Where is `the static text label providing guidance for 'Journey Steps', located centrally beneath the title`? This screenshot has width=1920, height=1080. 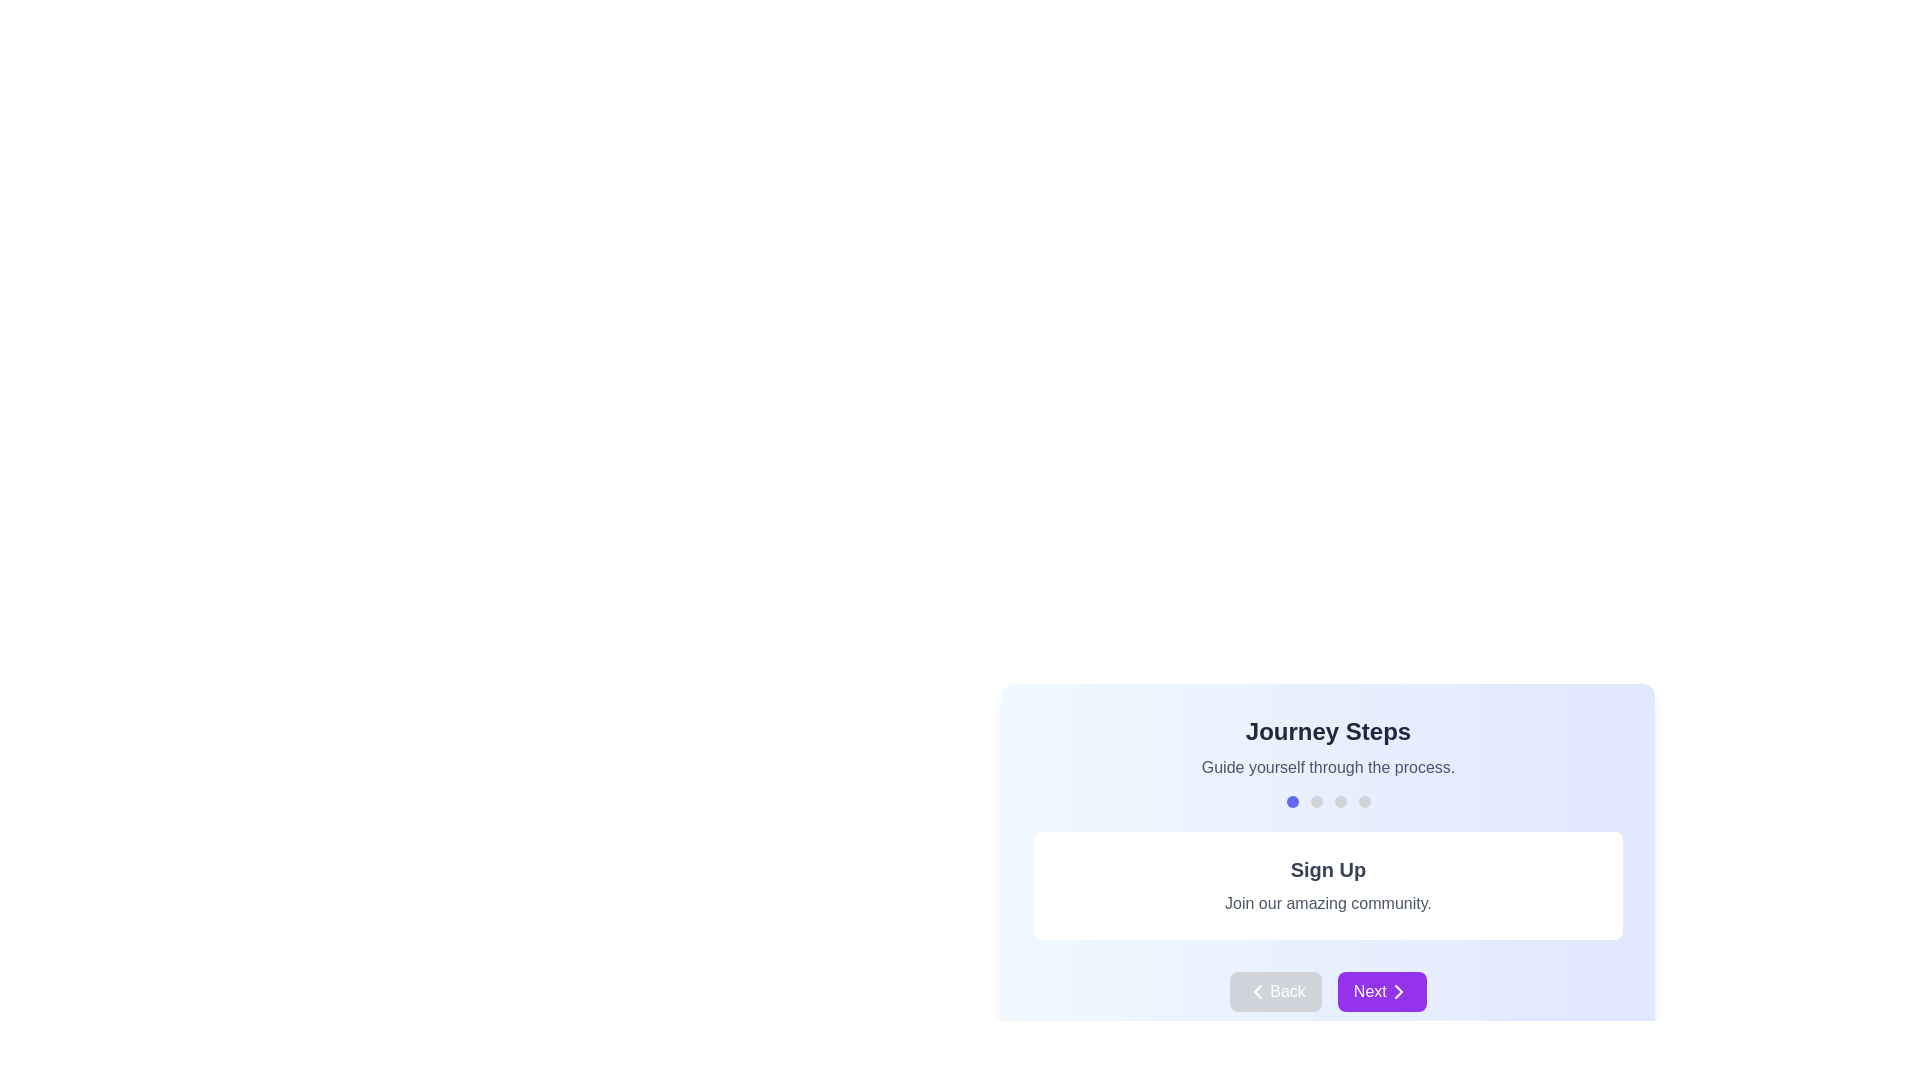 the static text label providing guidance for 'Journey Steps', located centrally beneath the title is located at coordinates (1328, 766).